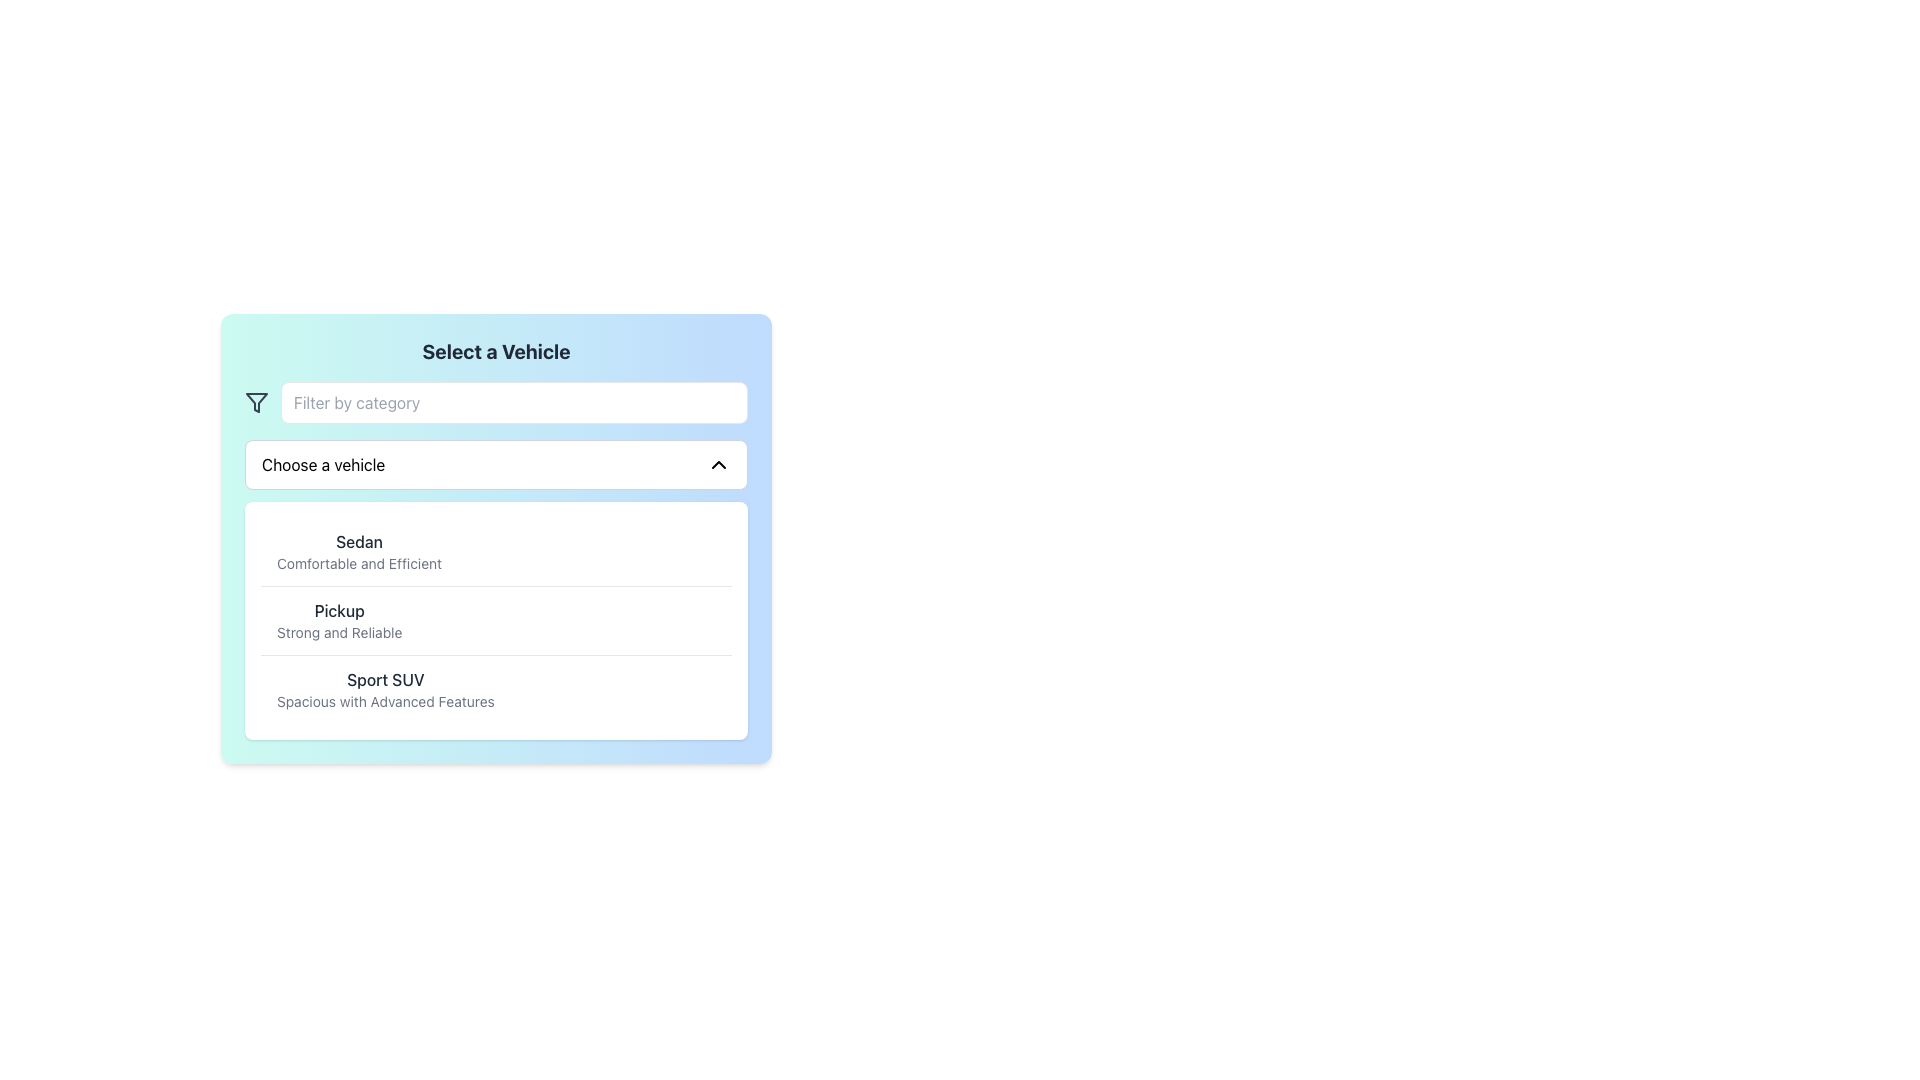 This screenshot has height=1080, width=1920. What do you see at coordinates (256, 402) in the screenshot?
I see `the filtering icon located at the top-left corner of the interface, which is directly to the left of the 'Filter by category' text input field` at bounding box center [256, 402].